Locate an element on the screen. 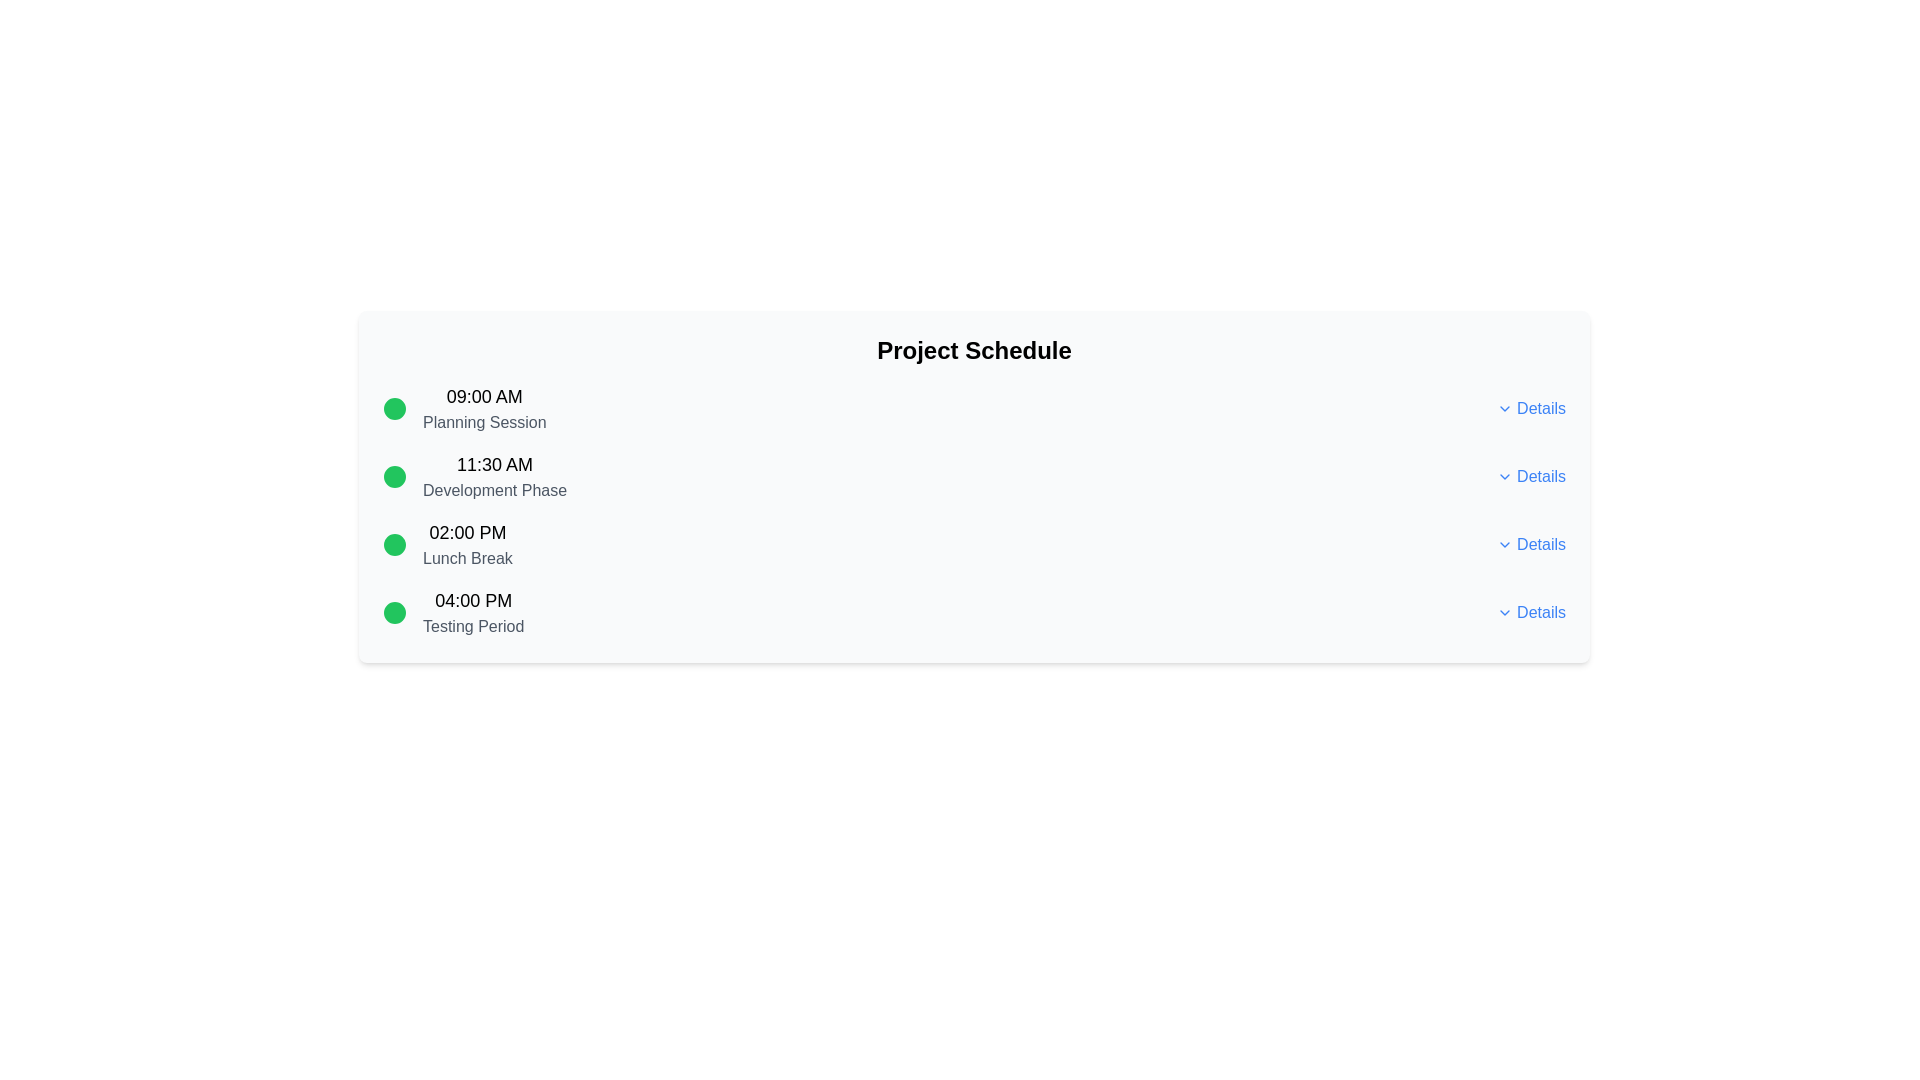 The height and width of the screenshot is (1080, 1920). the third green circular indicator in the vertical sequence, which is located to the left of the text '02:00 PM Lunch Break' is located at coordinates (394, 544).